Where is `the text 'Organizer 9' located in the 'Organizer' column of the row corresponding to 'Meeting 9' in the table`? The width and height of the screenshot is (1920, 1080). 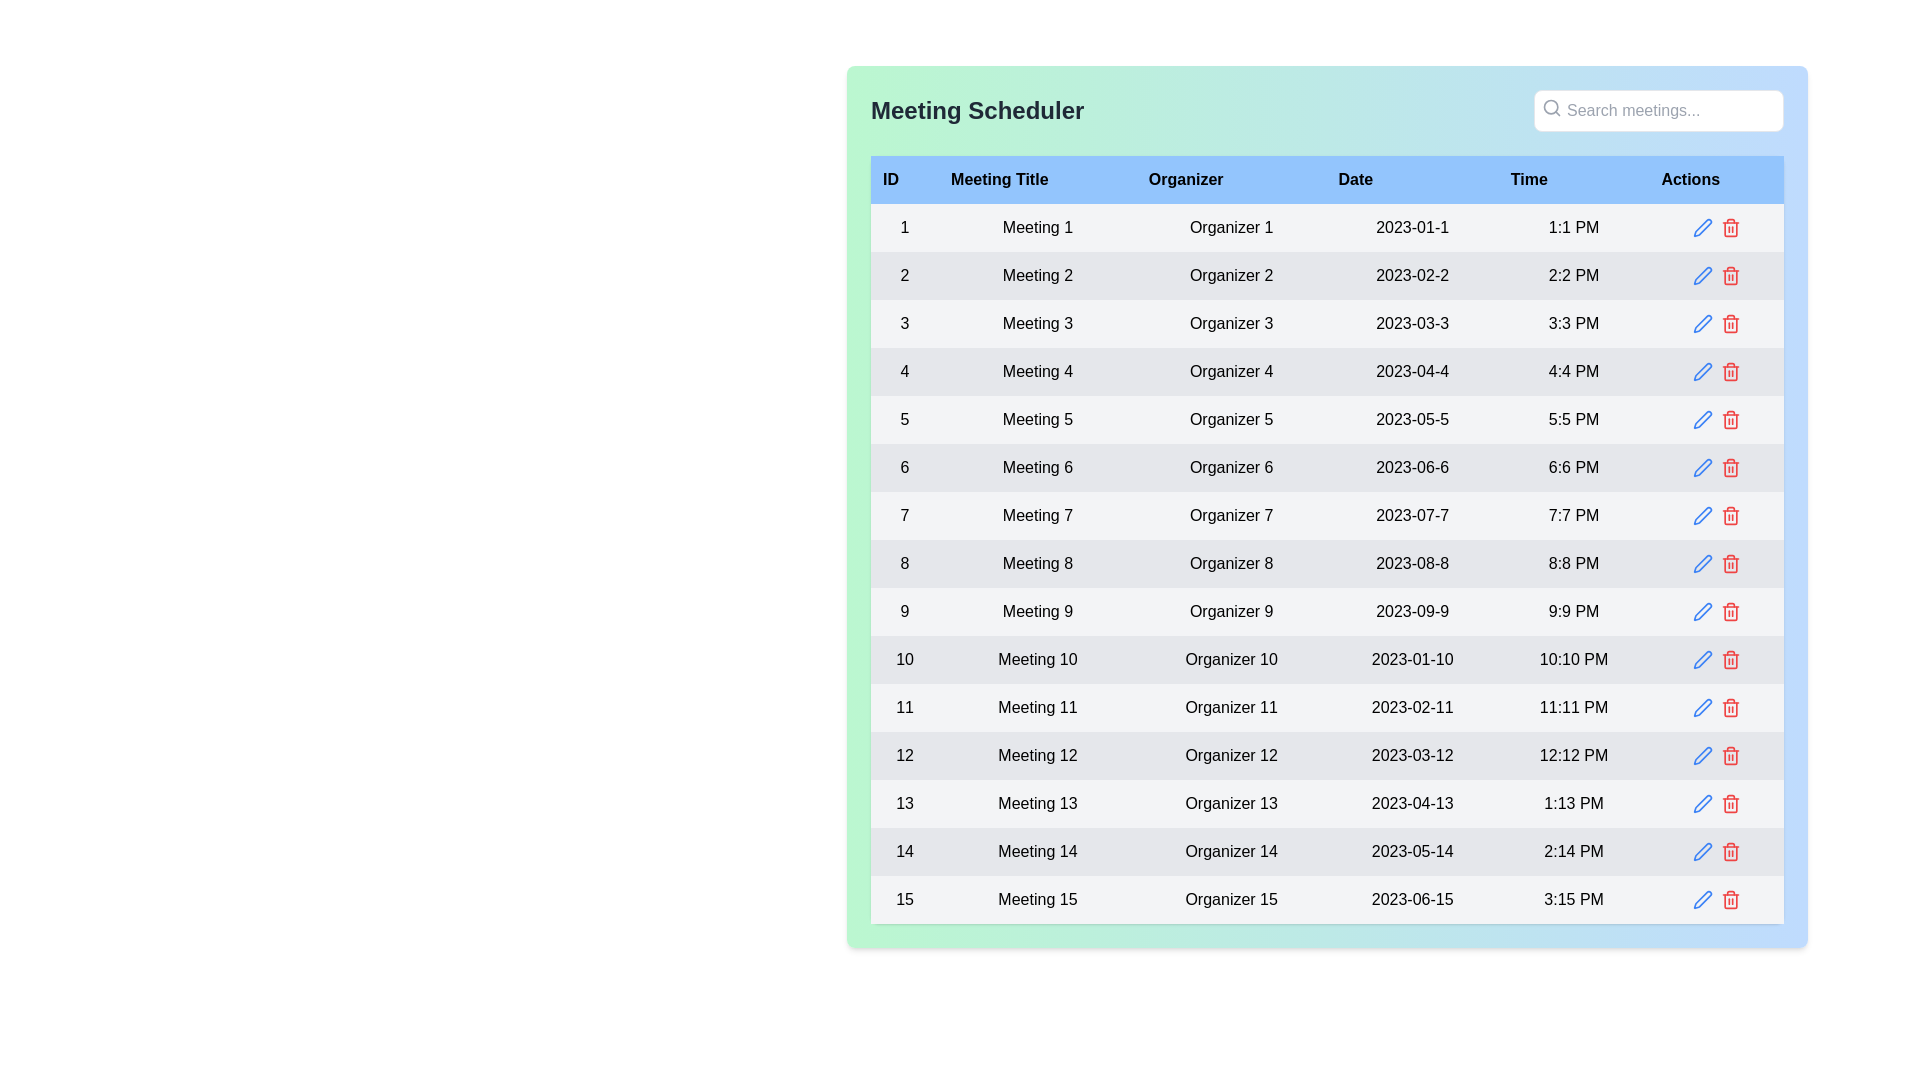 the text 'Organizer 9' located in the 'Organizer' column of the row corresponding to 'Meeting 9' in the table is located at coordinates (1230, 611).